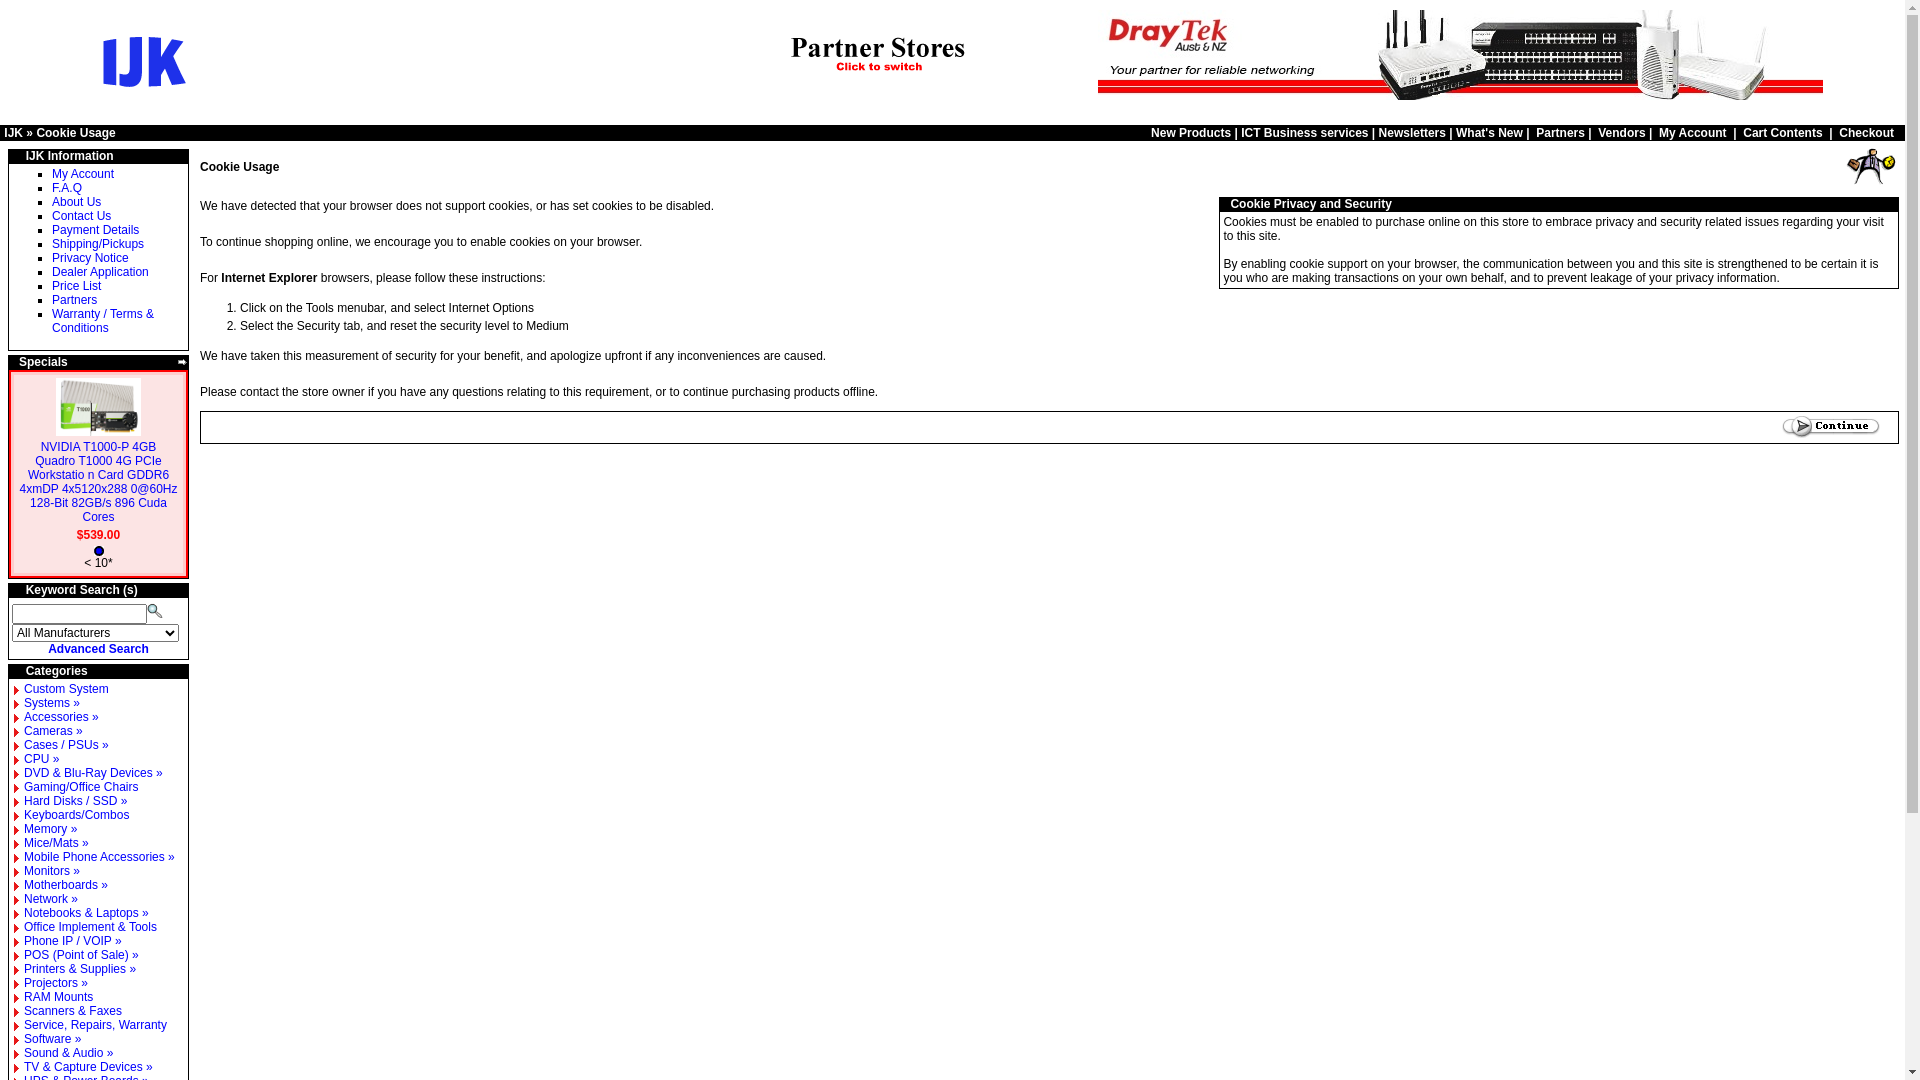 The height and width of the screenshot is (1080, 1920). What do you see at coordinates (96, 242) in the screenshot?
I see `'Shipping/Pickups'` at bounding box center [96, 242].